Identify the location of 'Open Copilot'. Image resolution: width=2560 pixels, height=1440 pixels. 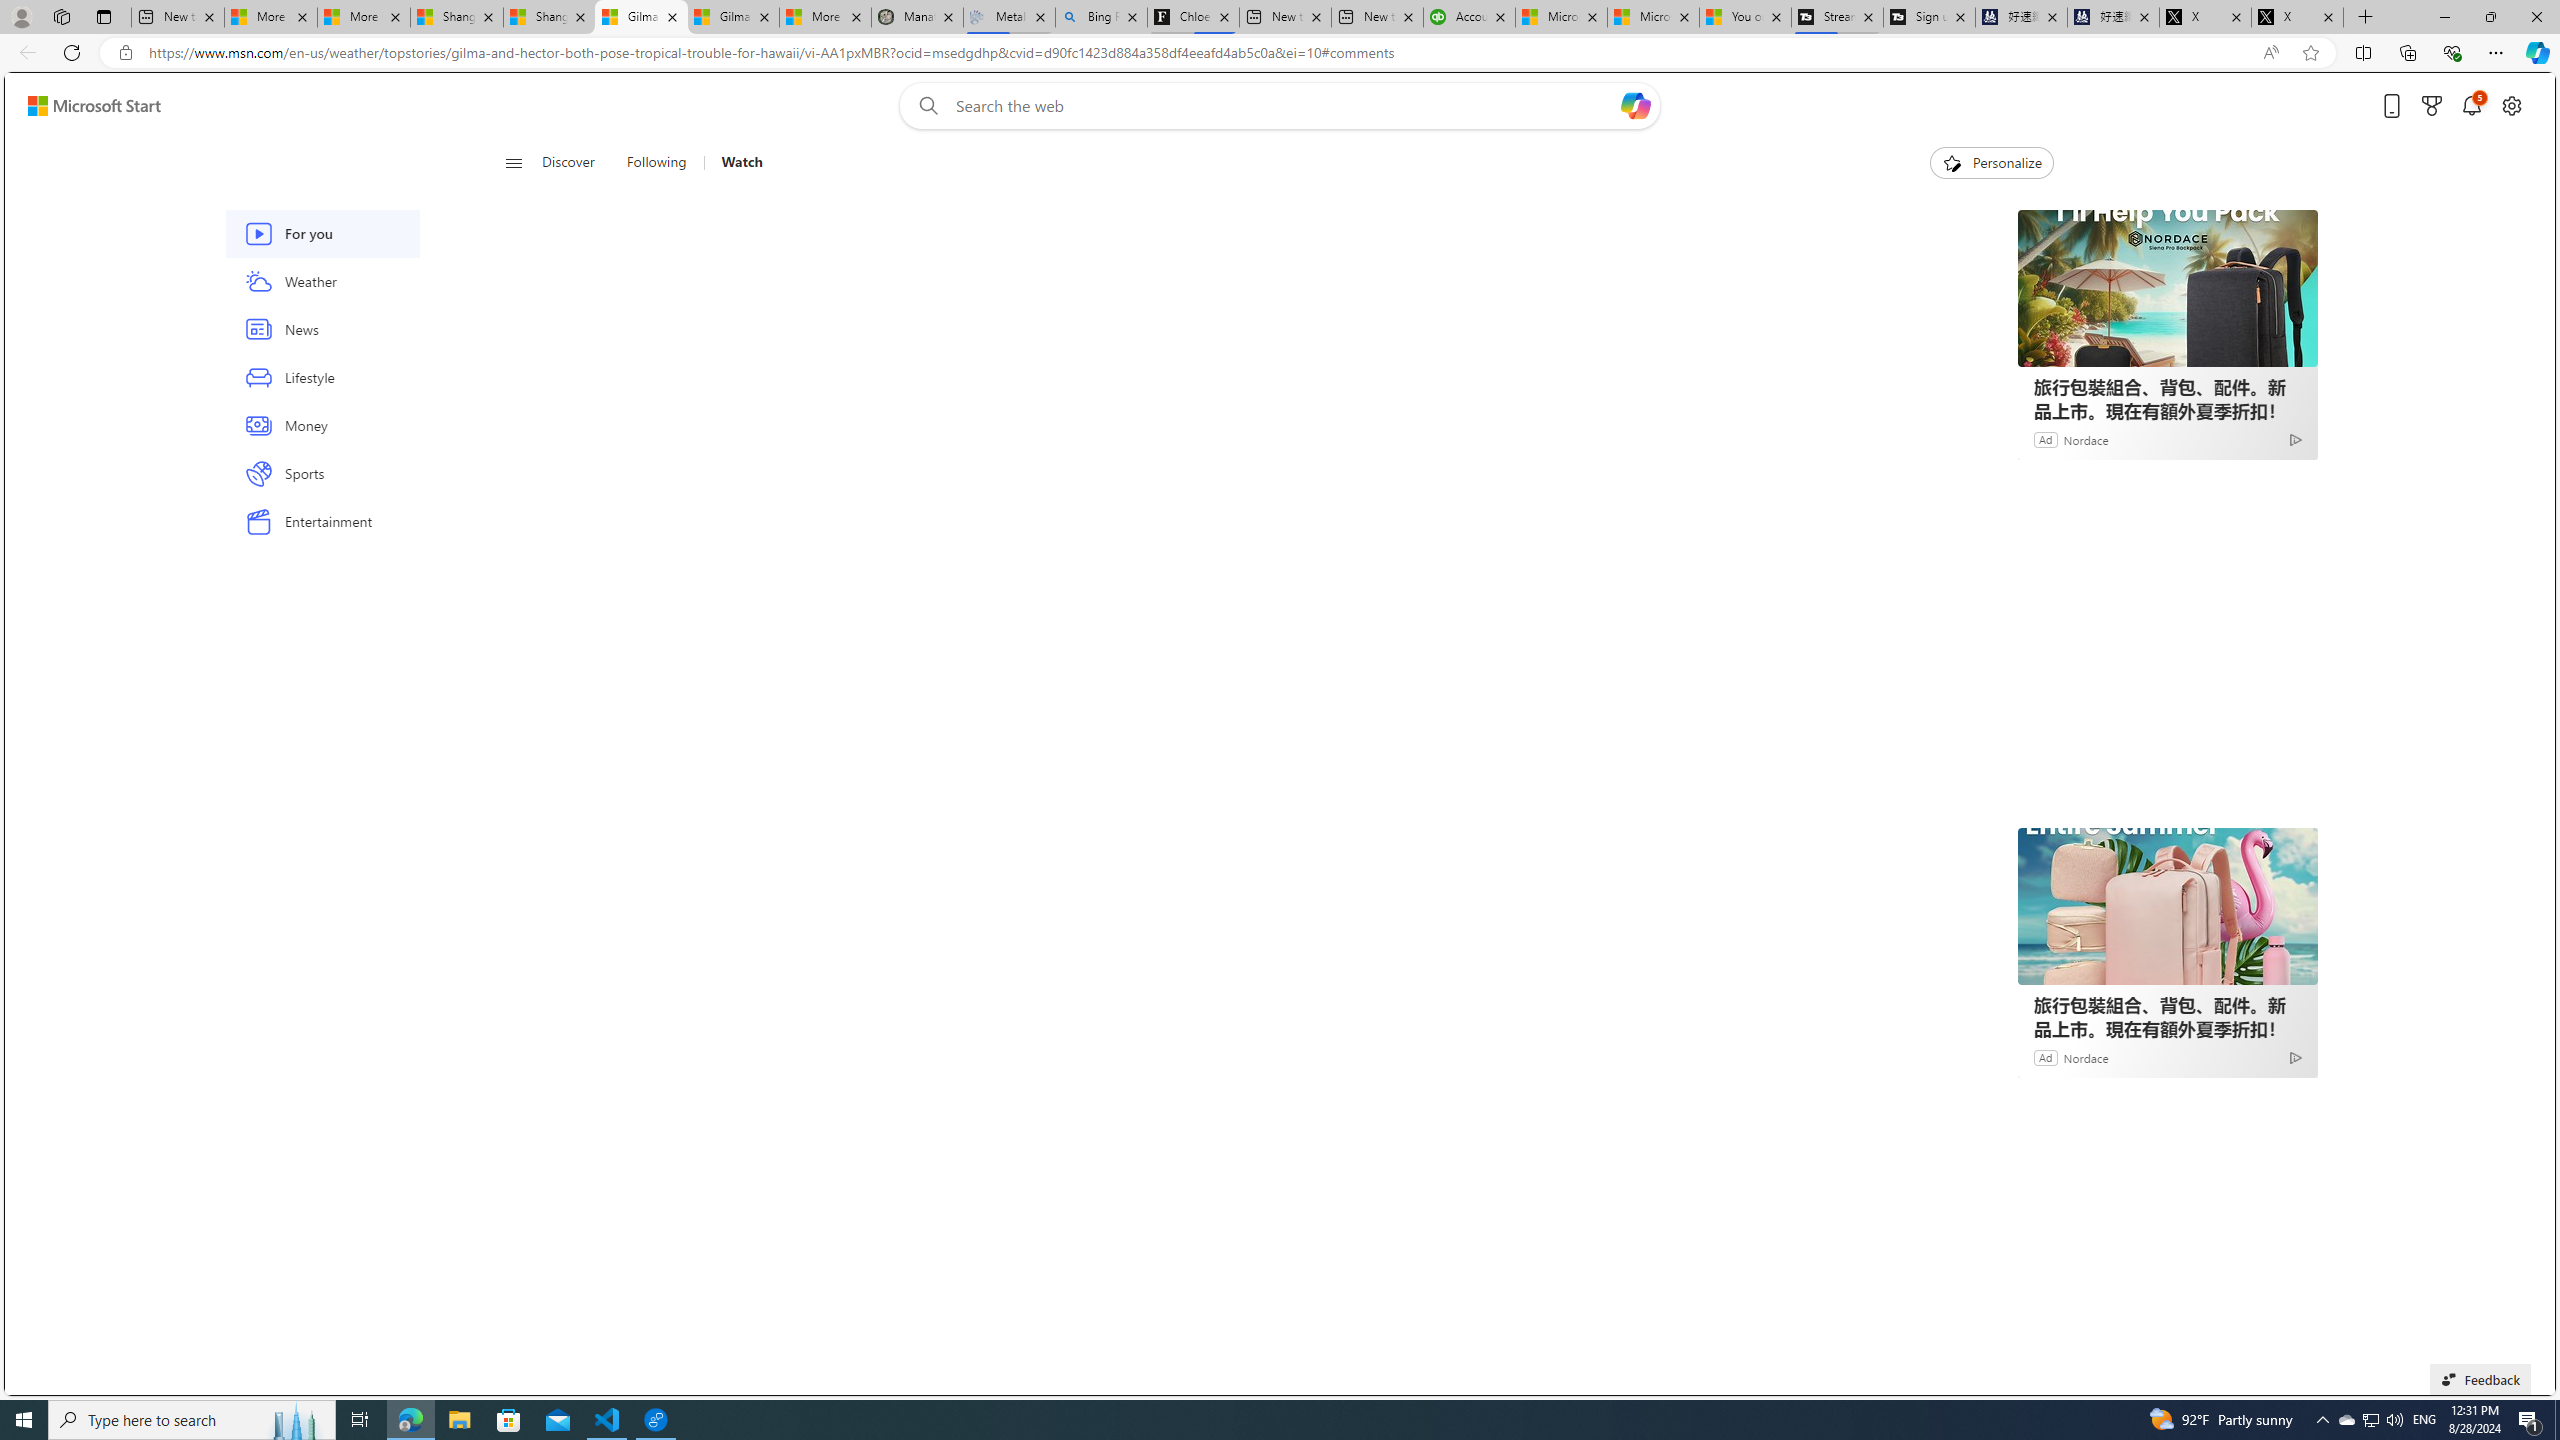
(1634, 104).